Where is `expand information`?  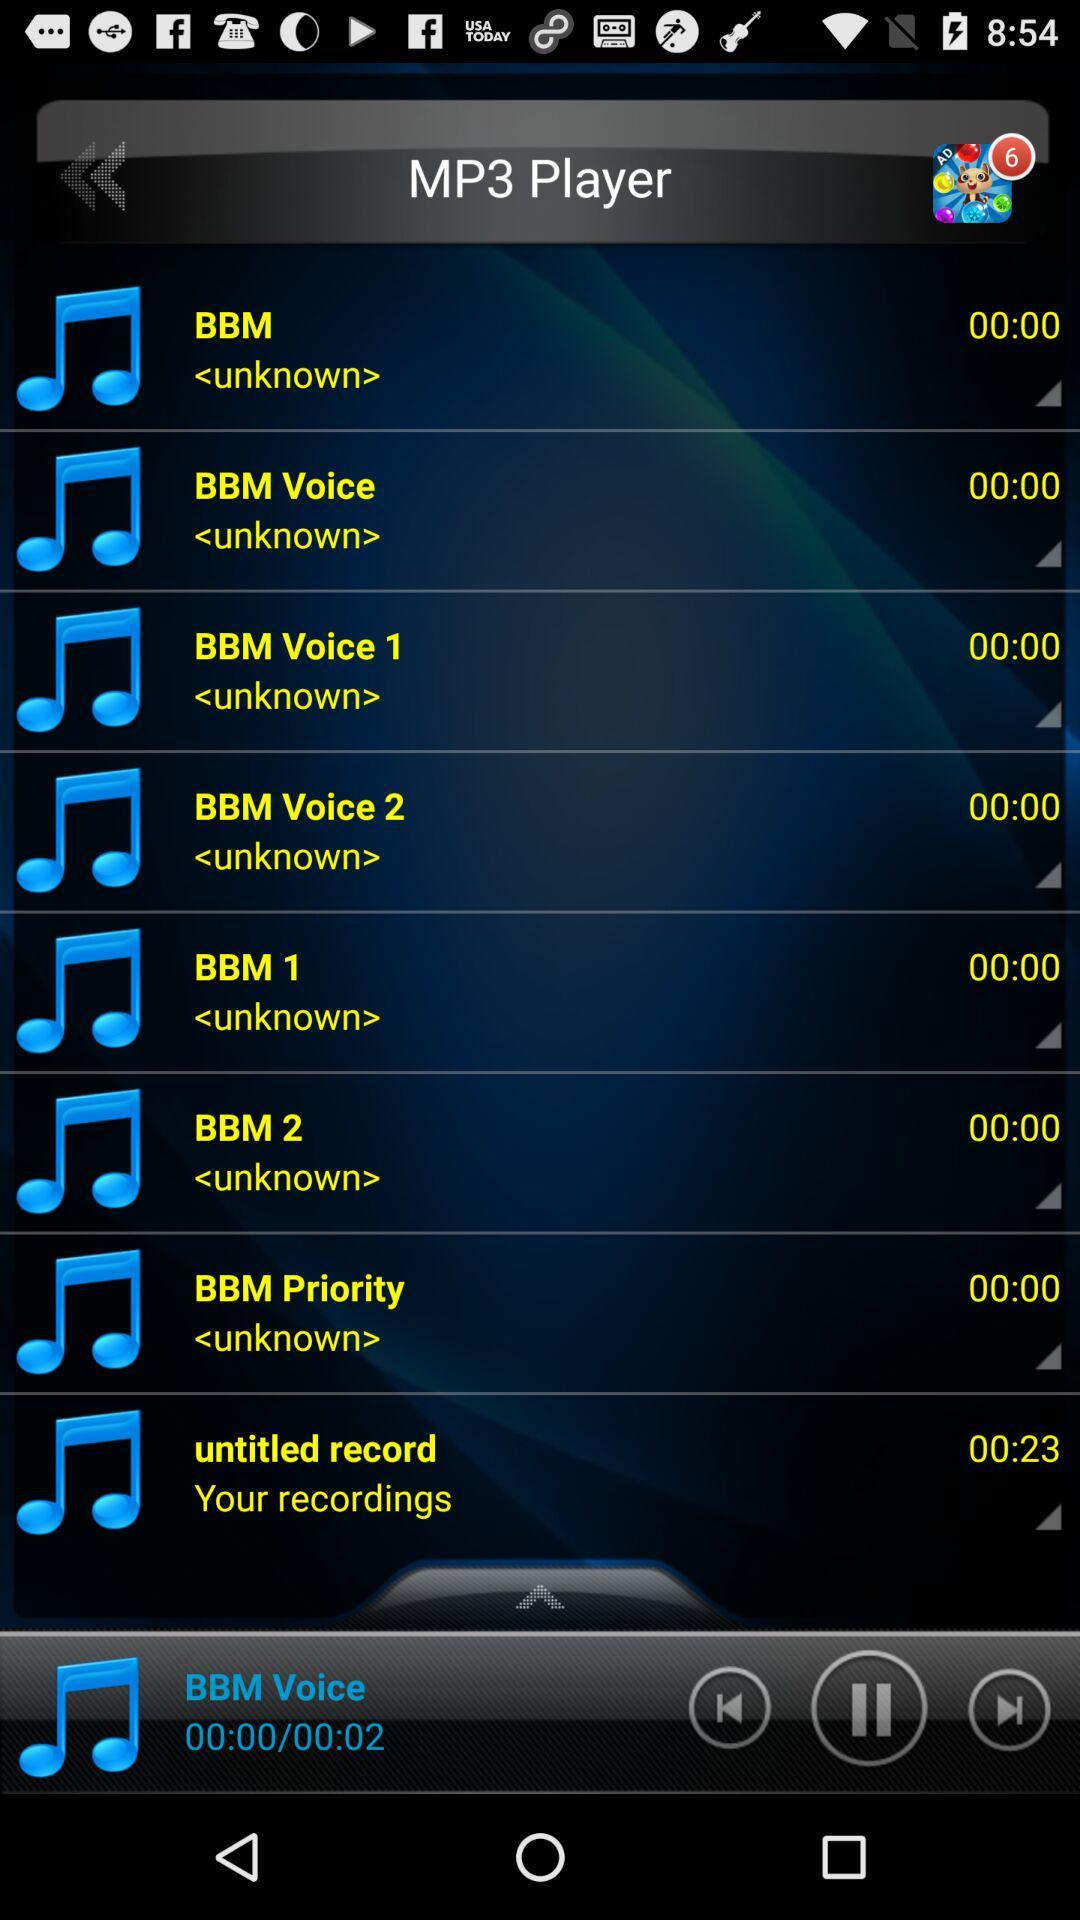 expand information is located at coordinates (1031, 700).